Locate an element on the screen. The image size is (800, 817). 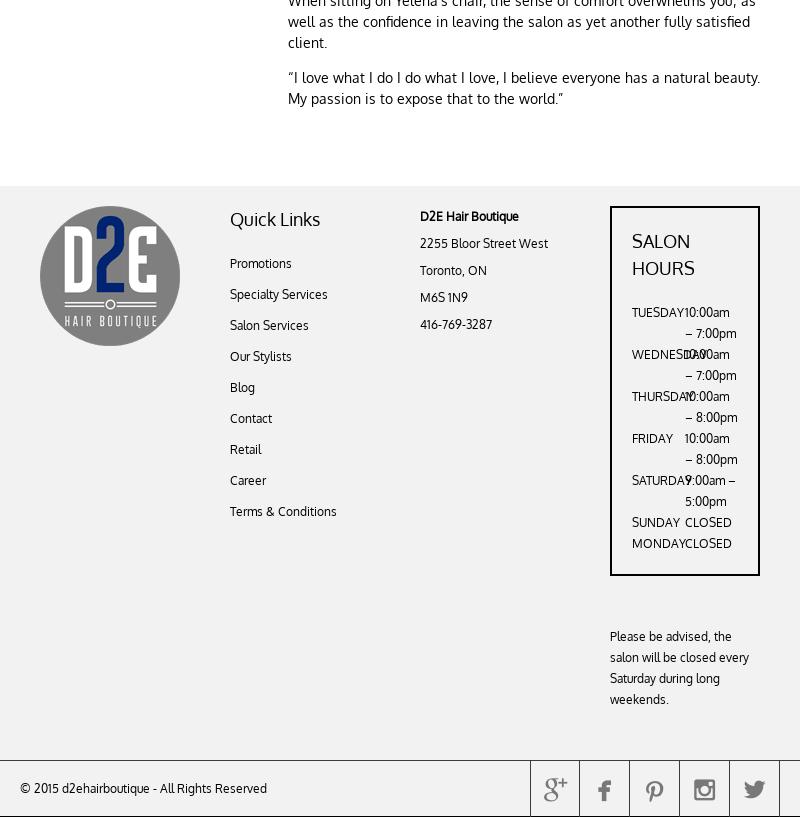
'2255 Bloor Street West' is located at coordinates (484, 242).